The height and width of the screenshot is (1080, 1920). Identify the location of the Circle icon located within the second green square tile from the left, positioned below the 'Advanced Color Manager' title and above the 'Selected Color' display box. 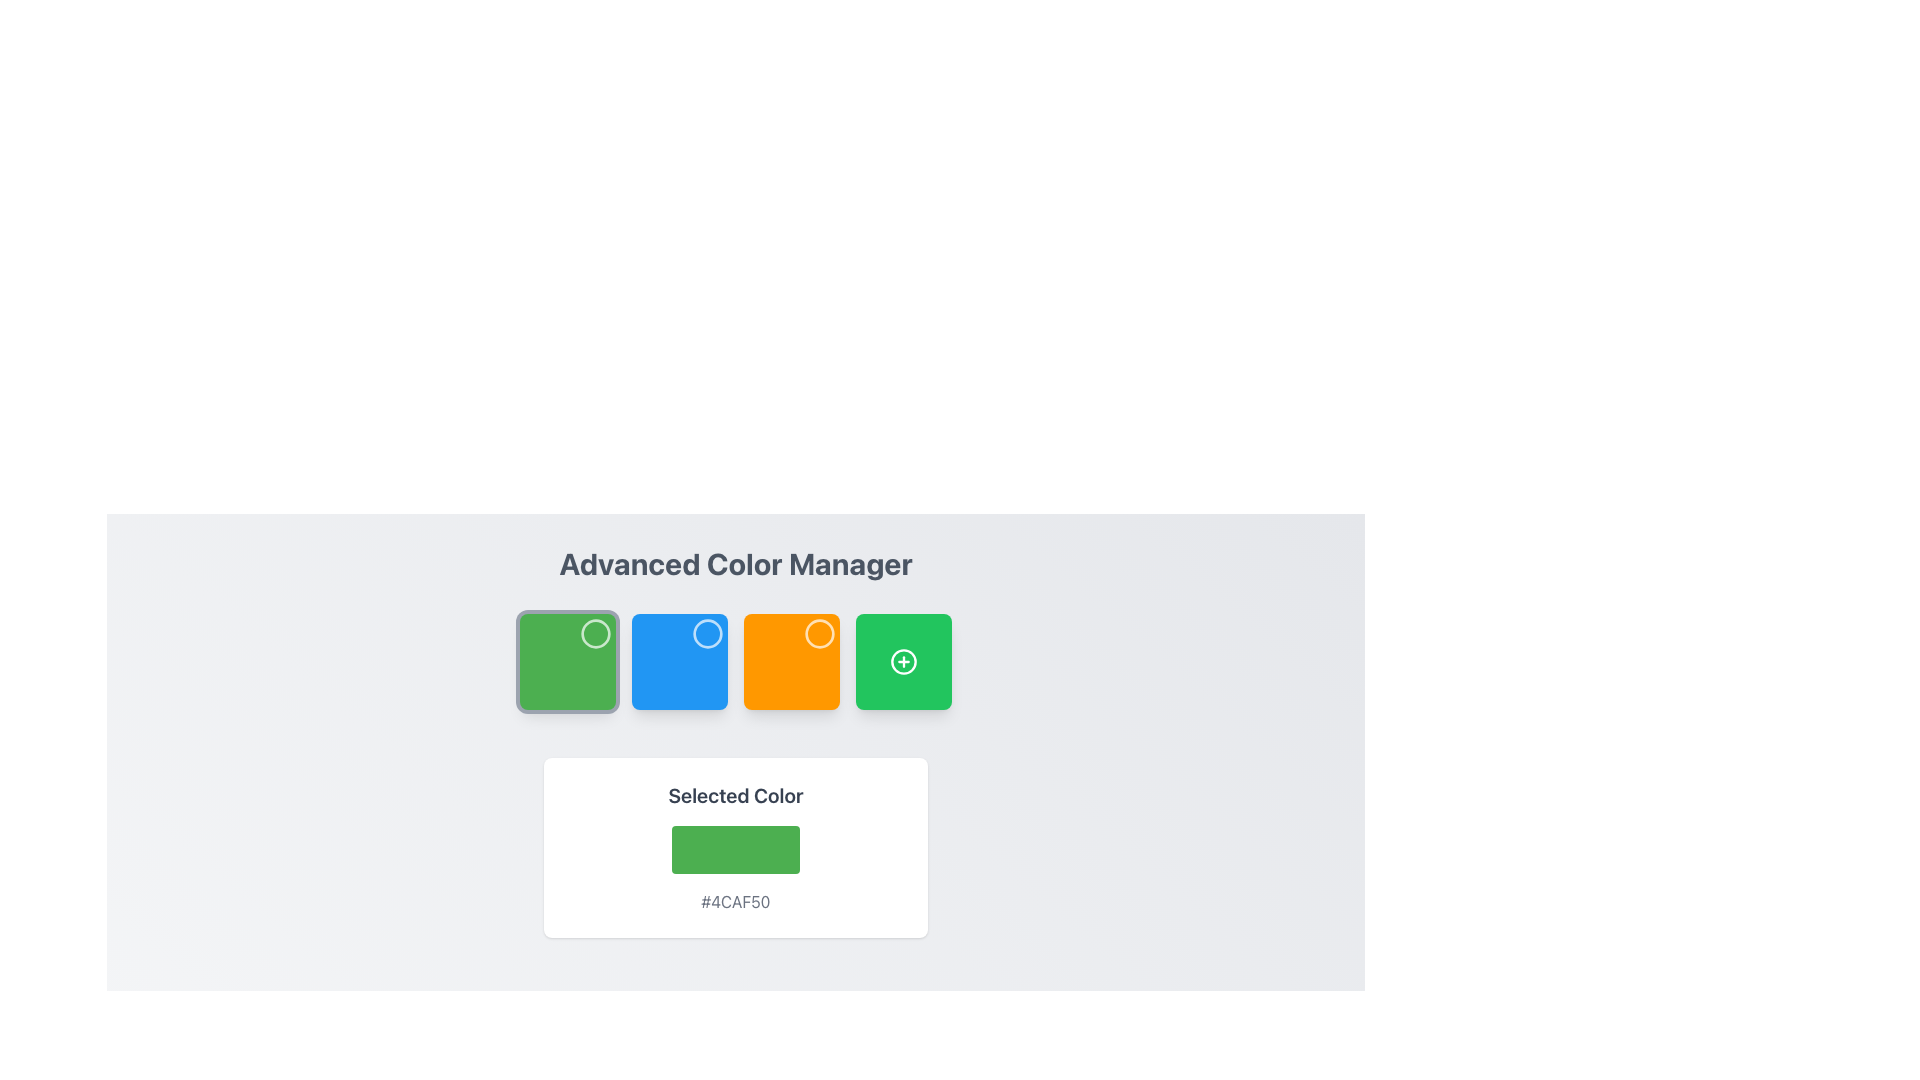
(594, 633).